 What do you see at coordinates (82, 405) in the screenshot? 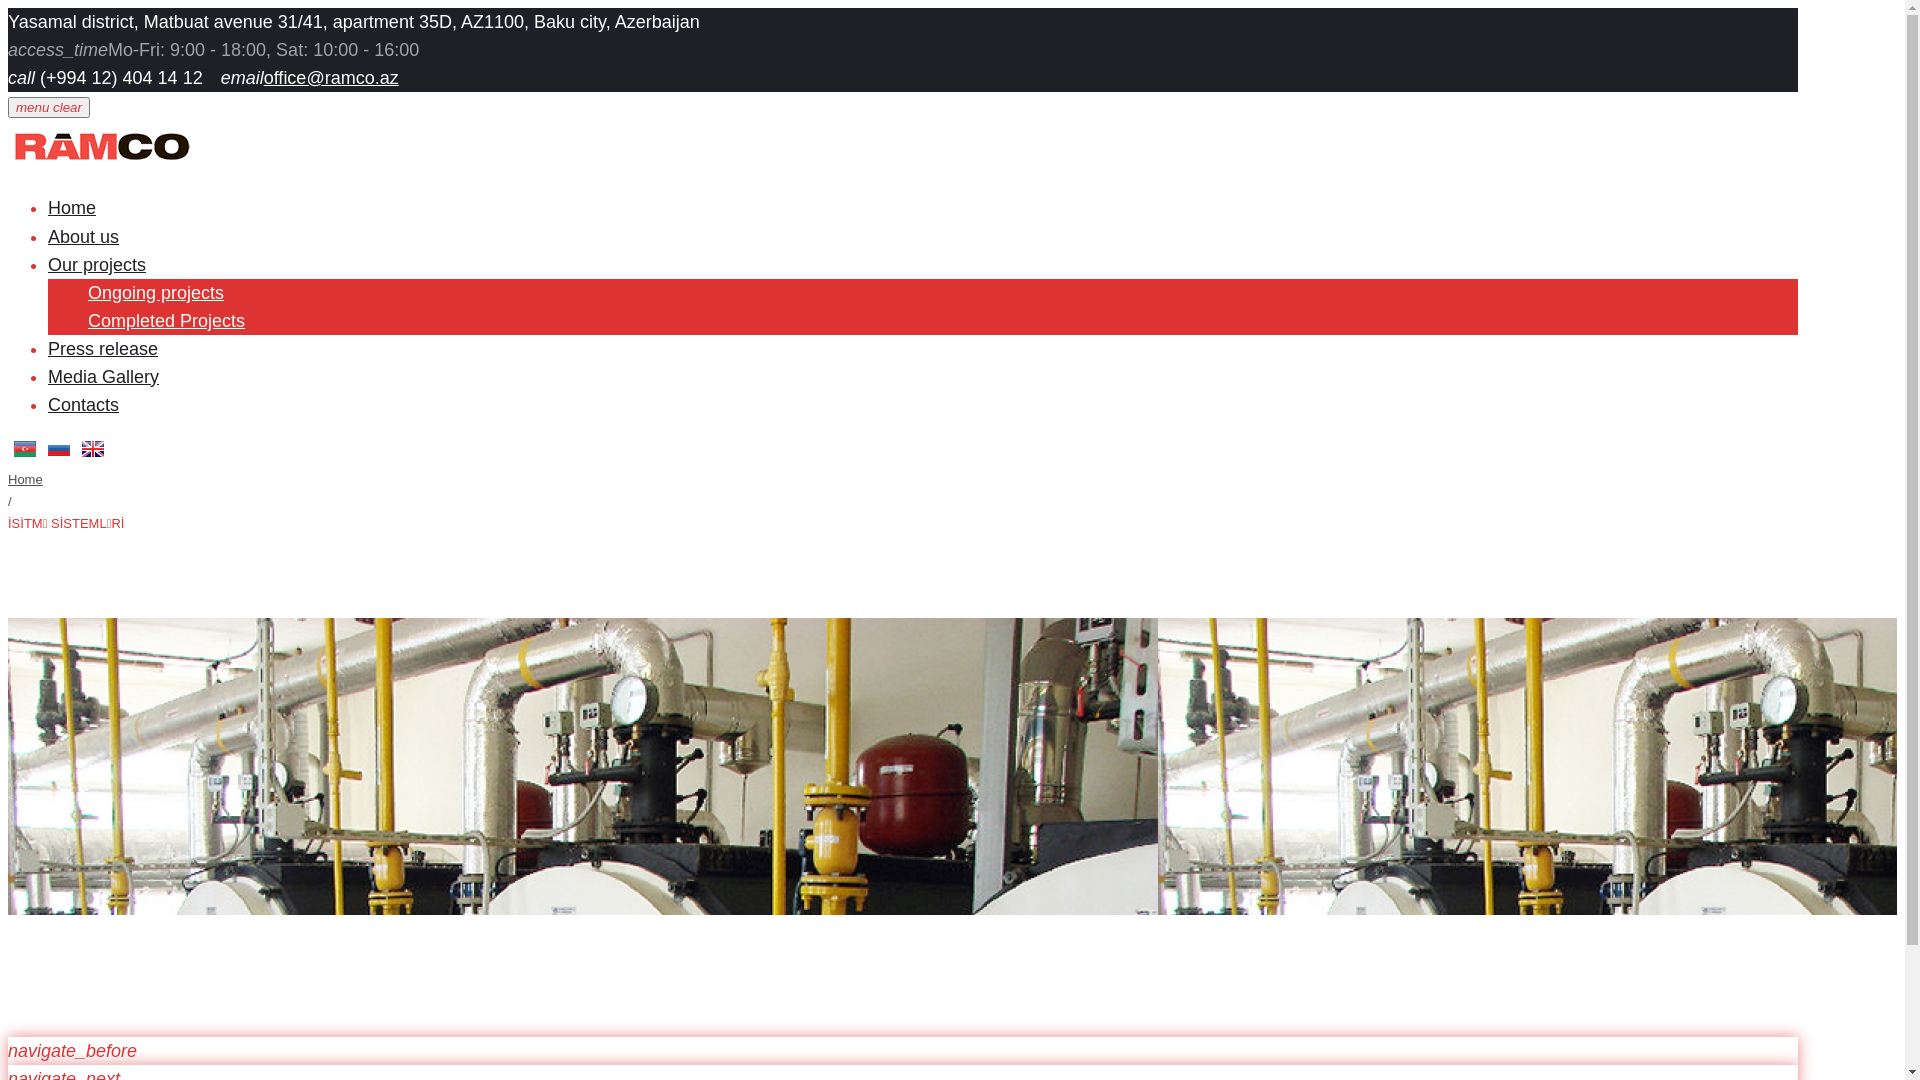
I see `'Contacts'` at bounding box center [82, 405].